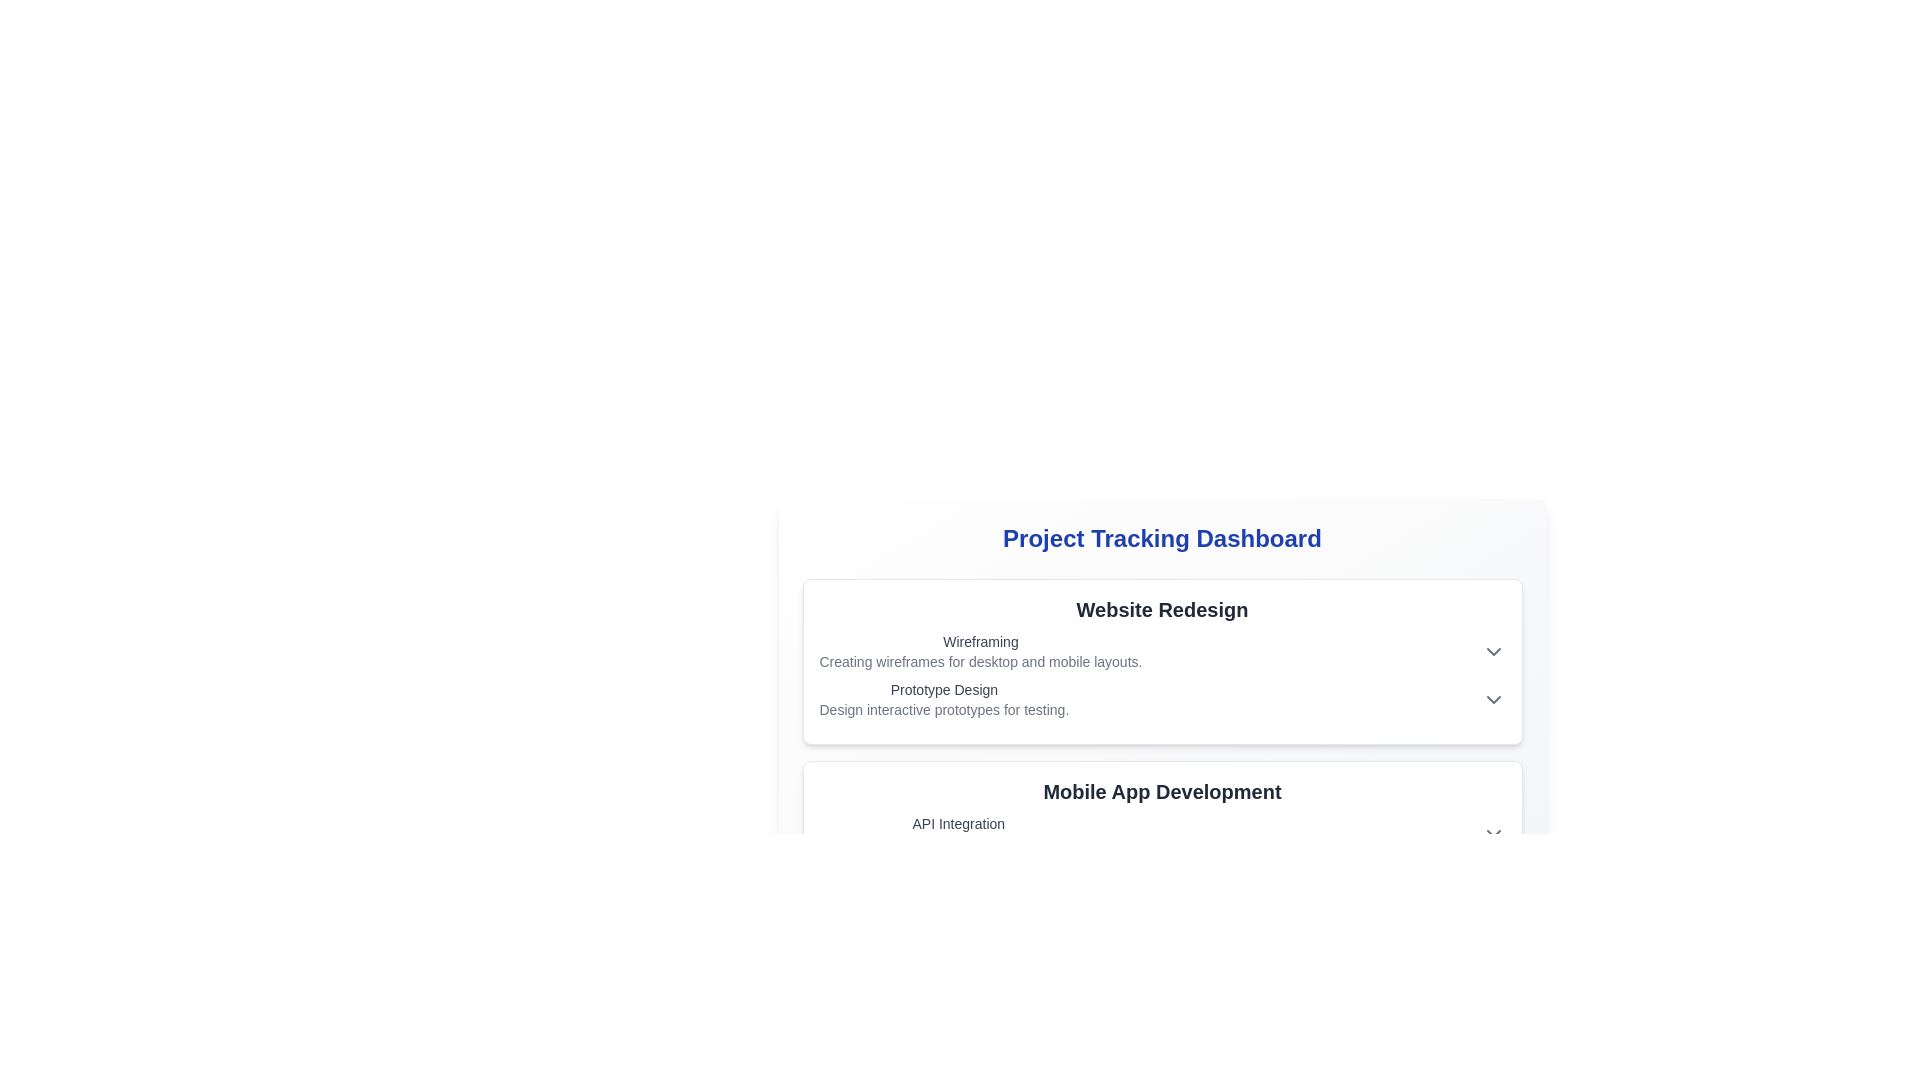 This screenshot has width=1920, height=1080. Describe the element at coordinates (980, 662) in the screenshot. I see `the text label containing the phrase 'Creating wireframes for desktop and mobile layouts.' which is styled in light gray and positioned under the 'Wireframing' heading` at that location.